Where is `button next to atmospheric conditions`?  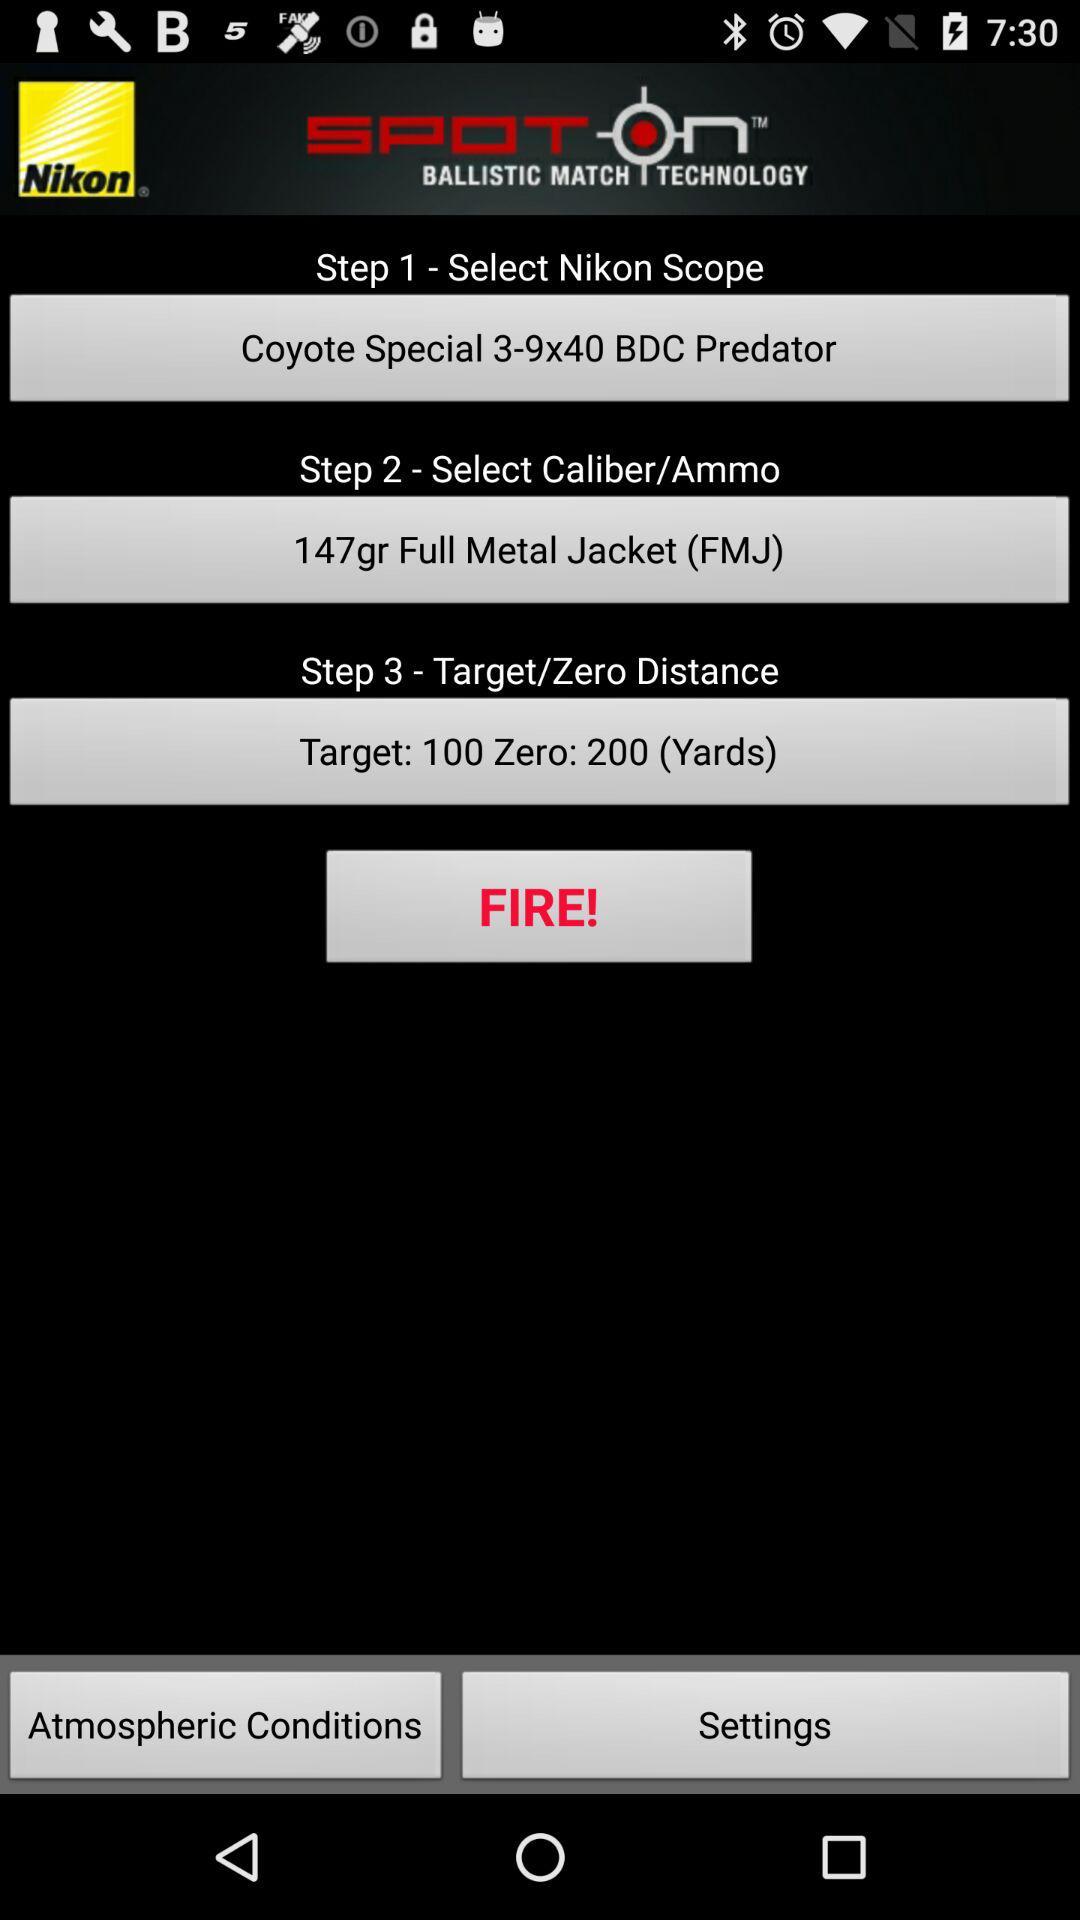 button next to atmospheric conditions is located at coordinates (765, 1730).